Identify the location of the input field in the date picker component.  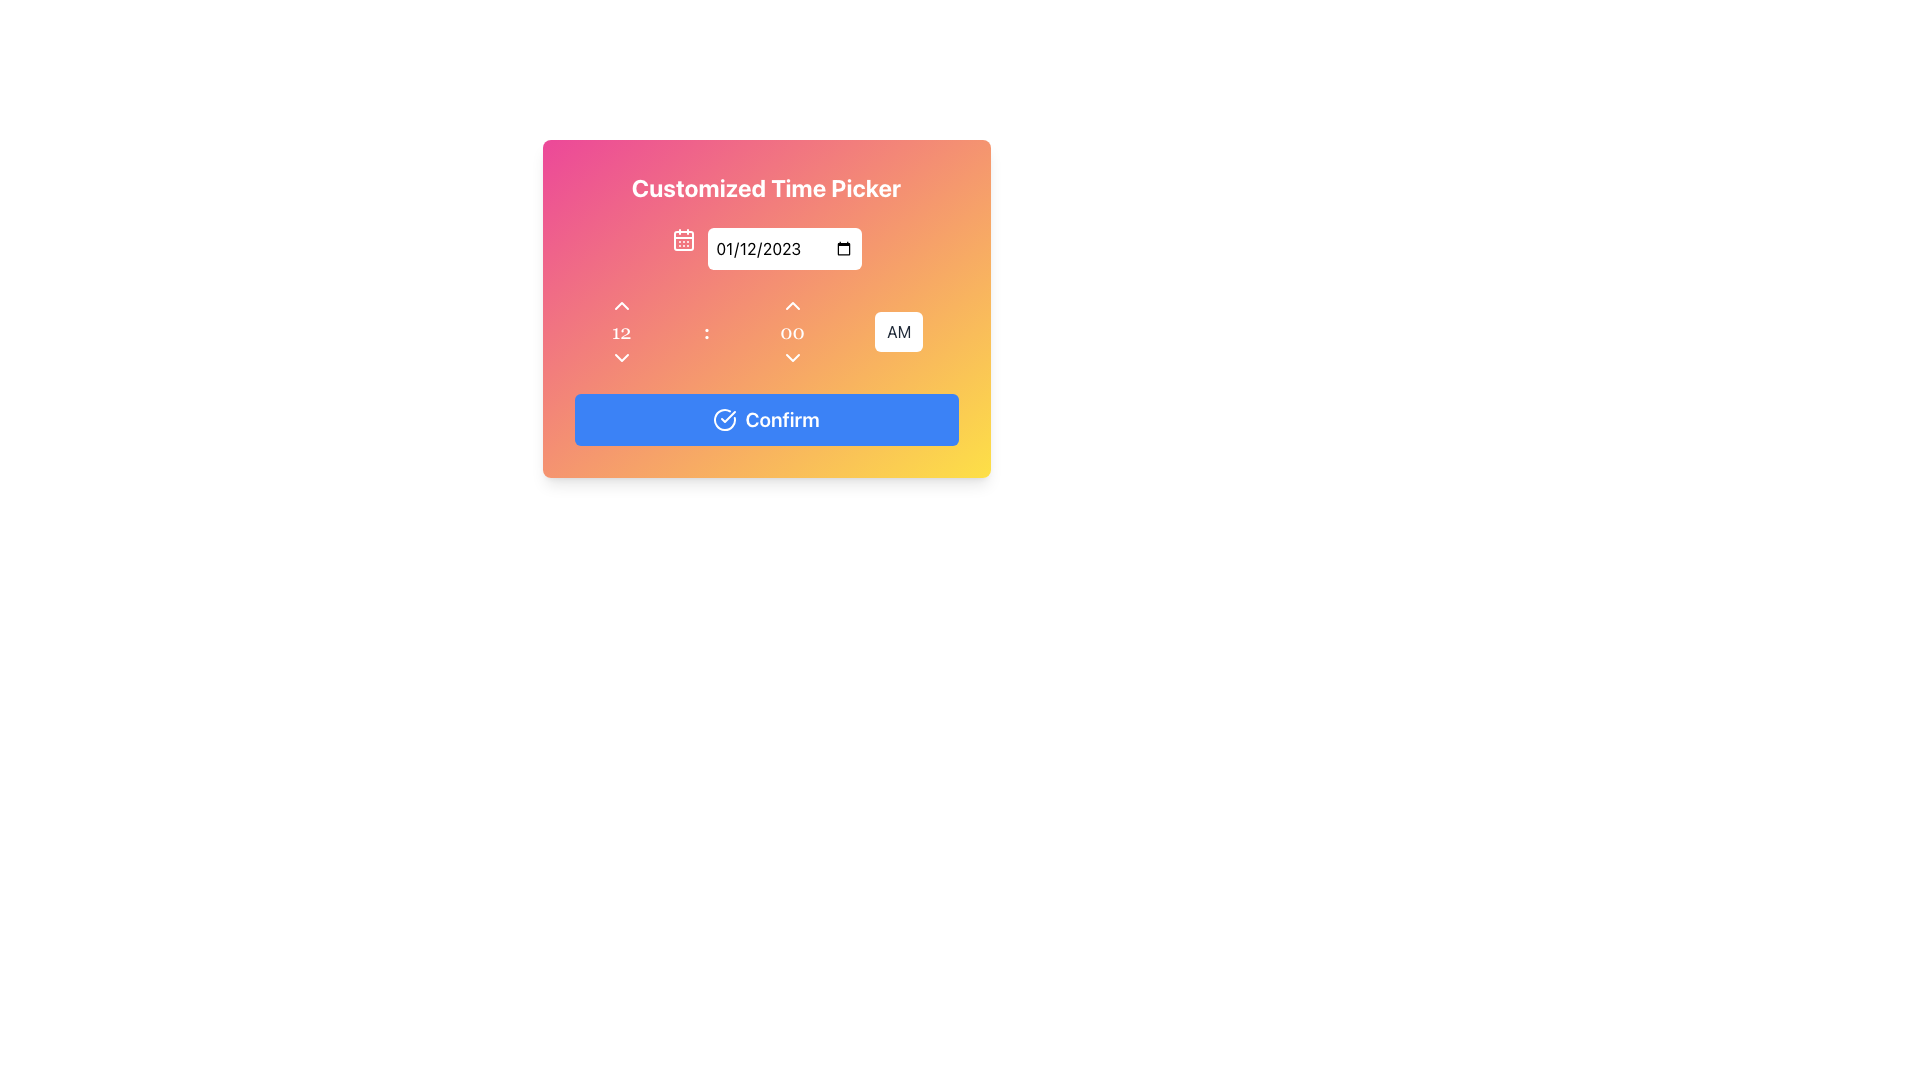
(765, 248).